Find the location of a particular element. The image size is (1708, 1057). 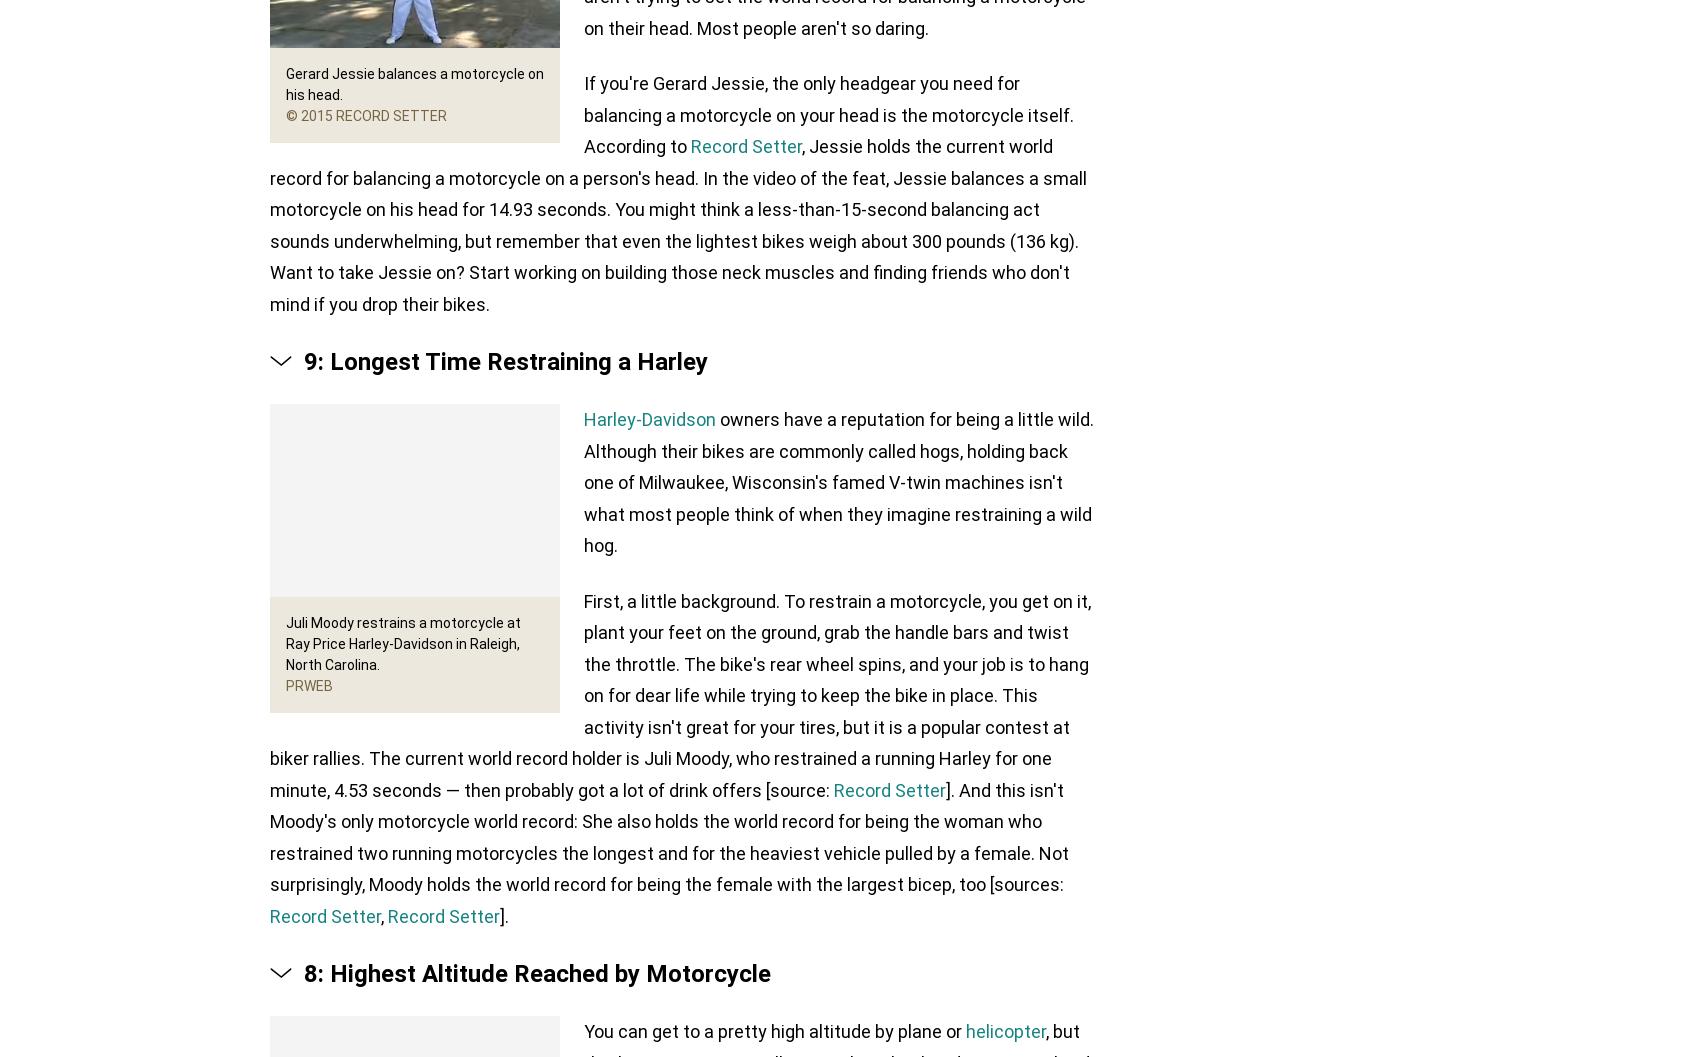

'Juli Moody restrains a motorcycle at Ray Price Harley-Davidson in Raleigh, North Carolina.' is located at coordinates (403, 644).